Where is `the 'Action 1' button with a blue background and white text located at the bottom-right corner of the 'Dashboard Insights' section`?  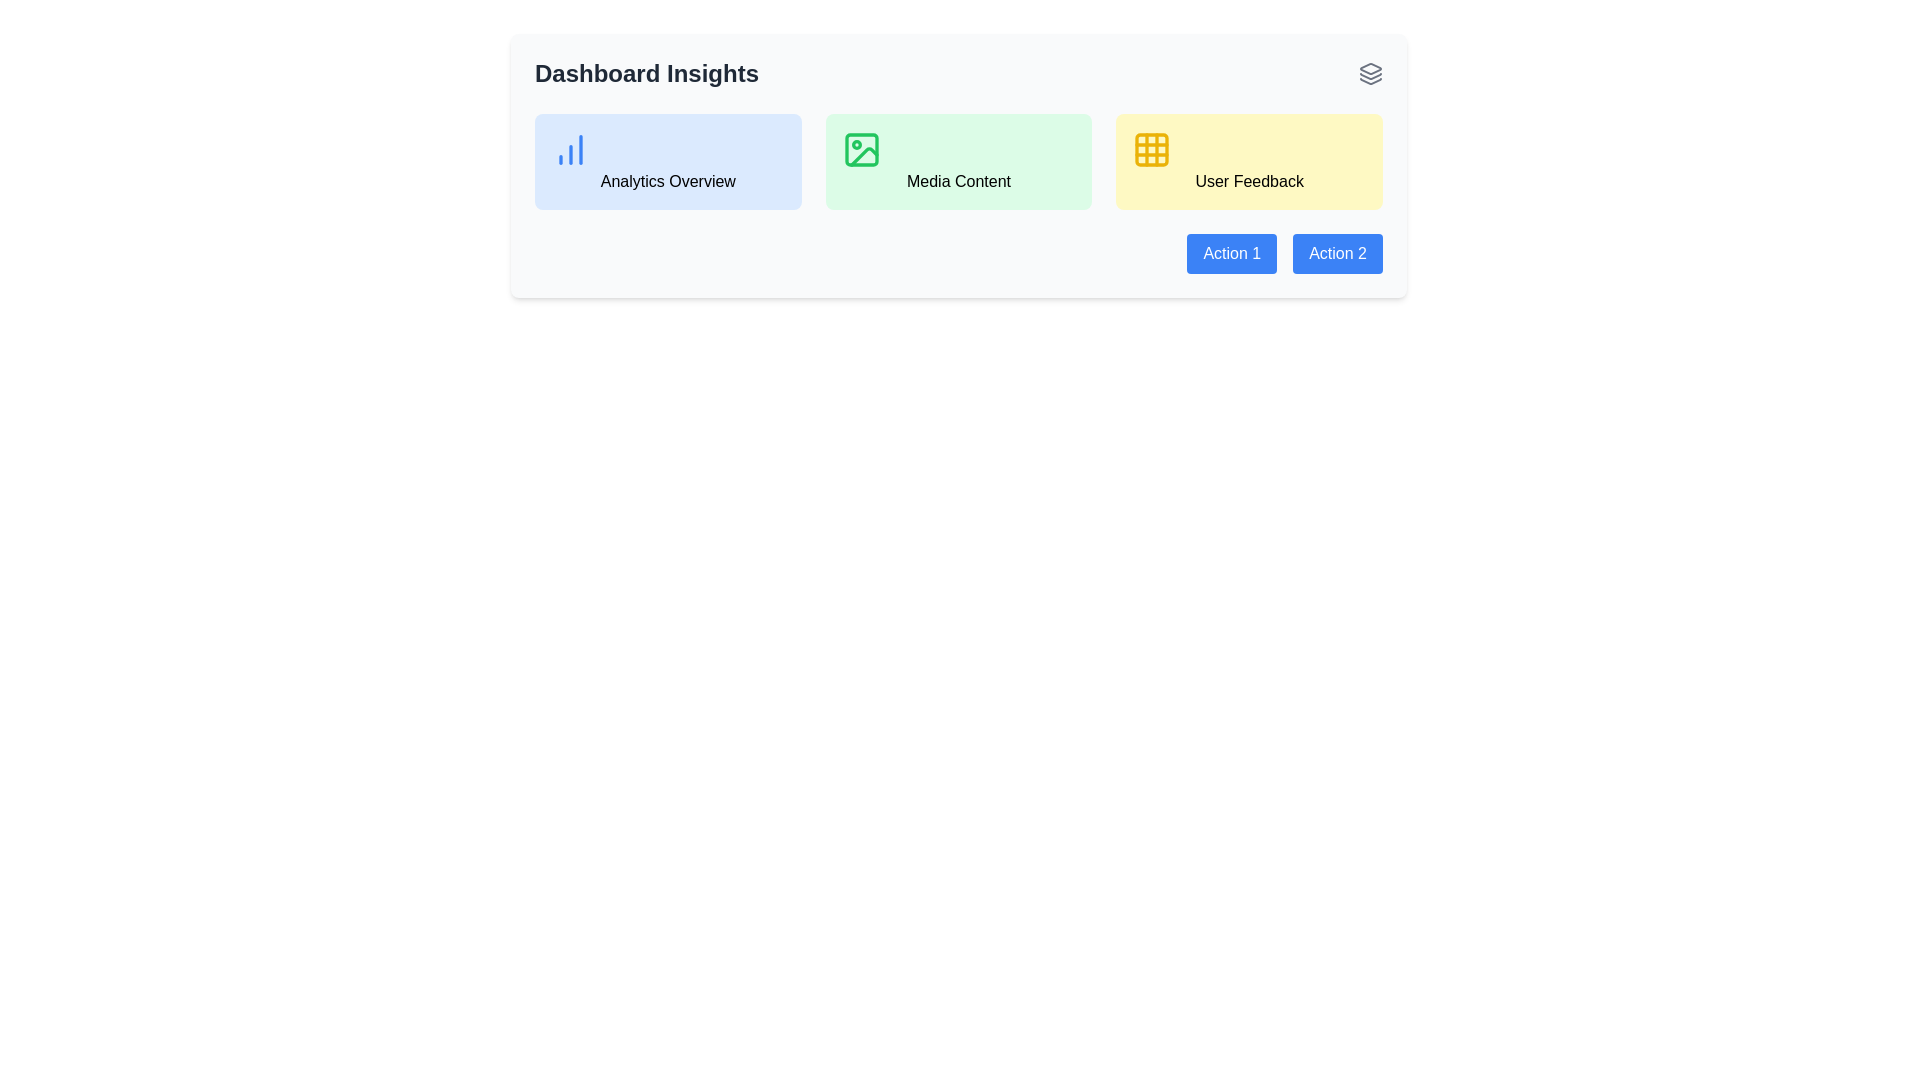 the 'Action 1' button with a blue background and white text located at the bottom-right corner of the 'Dashboard Insights' section is located at coordinates (1231, 253).